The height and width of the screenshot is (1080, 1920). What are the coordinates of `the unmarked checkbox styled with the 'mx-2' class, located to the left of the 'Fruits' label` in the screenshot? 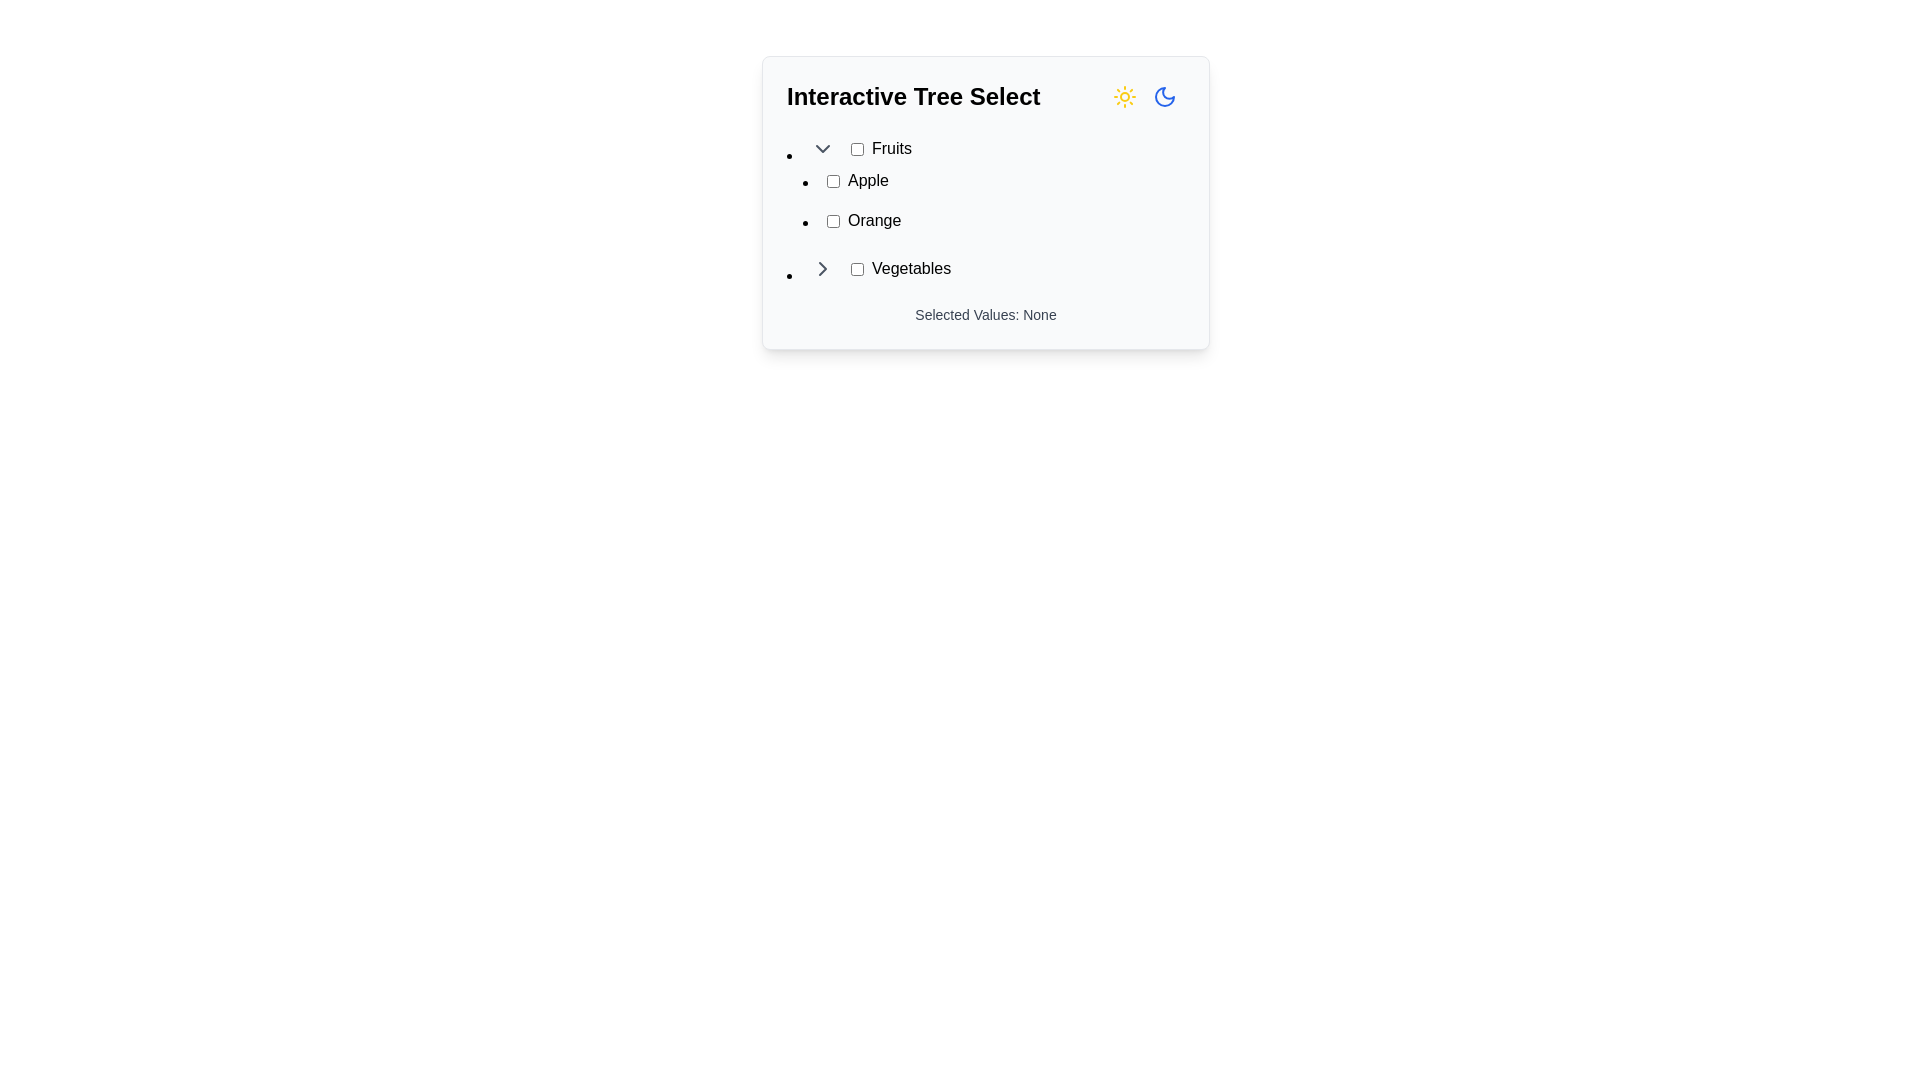 It's located at (857, 148).